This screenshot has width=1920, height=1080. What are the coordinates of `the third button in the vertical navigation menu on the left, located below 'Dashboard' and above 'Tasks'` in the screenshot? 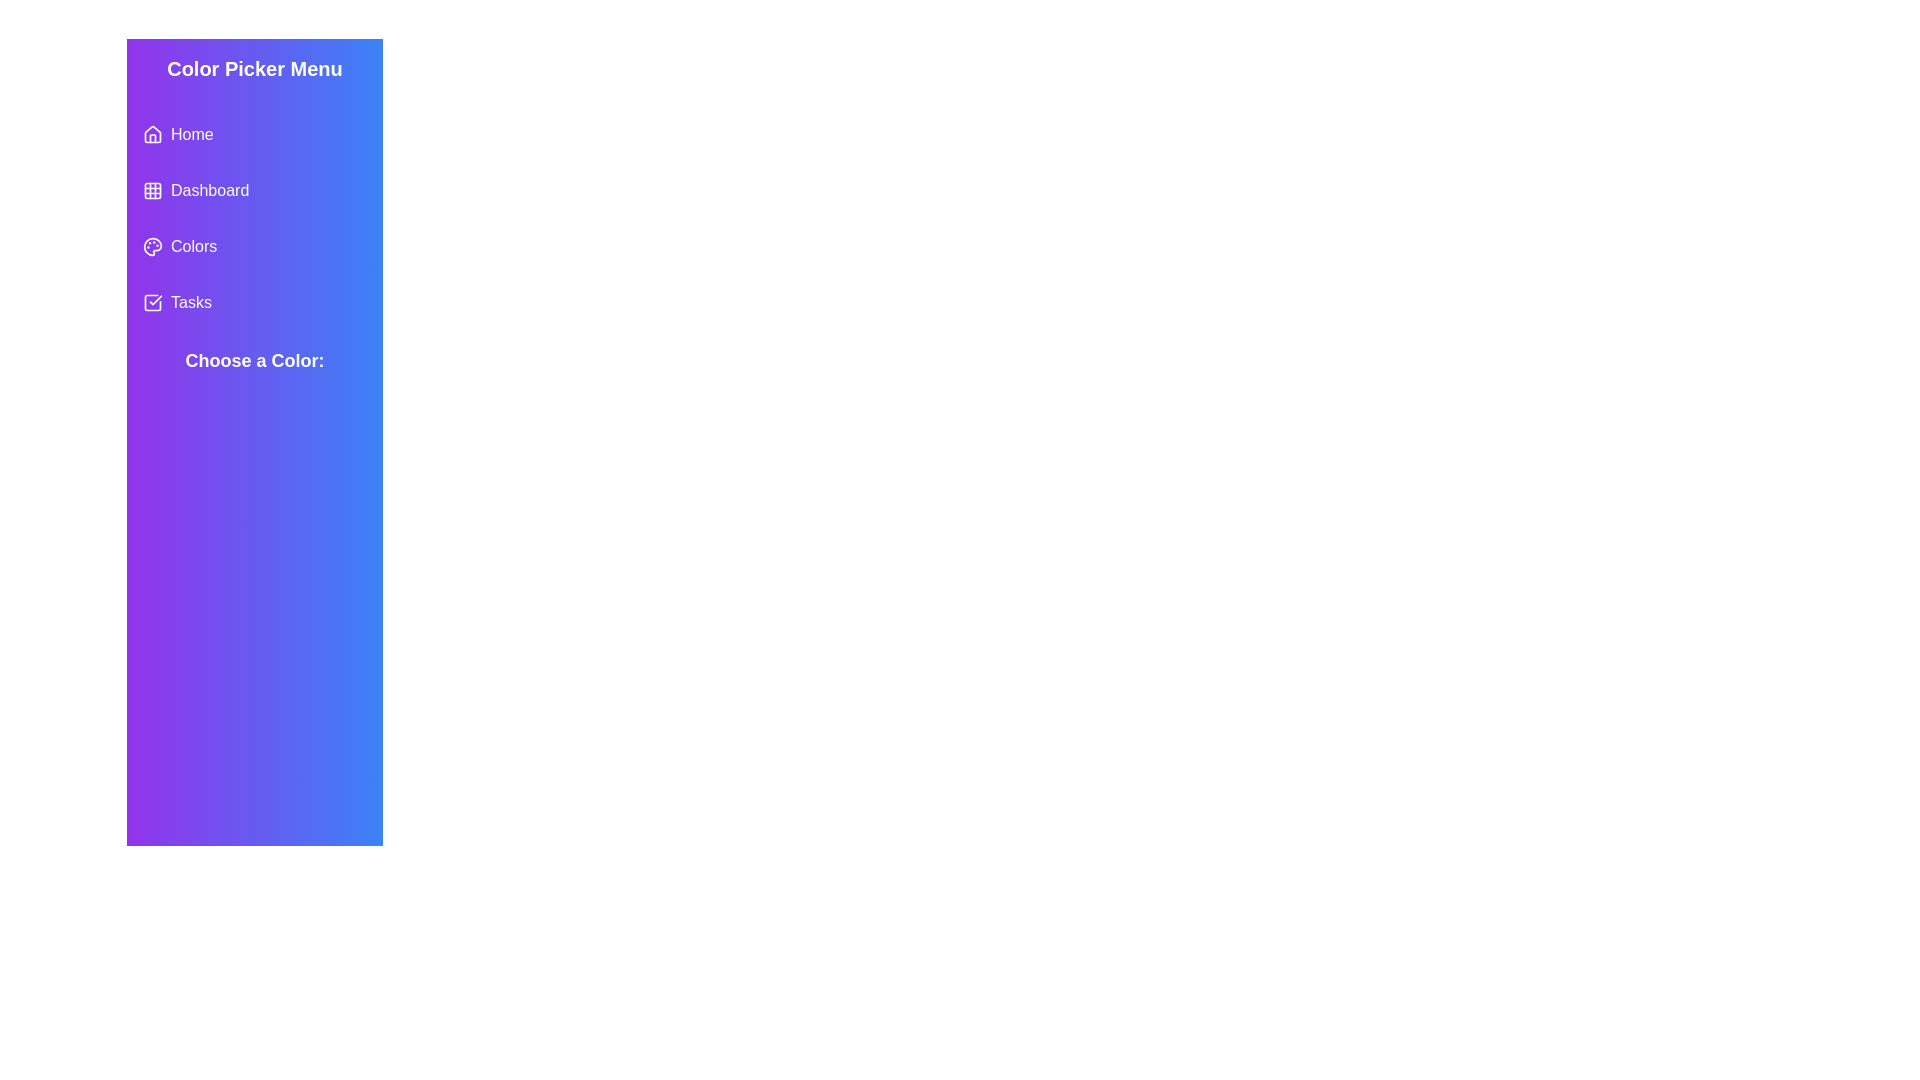 It's located at (253, 245).